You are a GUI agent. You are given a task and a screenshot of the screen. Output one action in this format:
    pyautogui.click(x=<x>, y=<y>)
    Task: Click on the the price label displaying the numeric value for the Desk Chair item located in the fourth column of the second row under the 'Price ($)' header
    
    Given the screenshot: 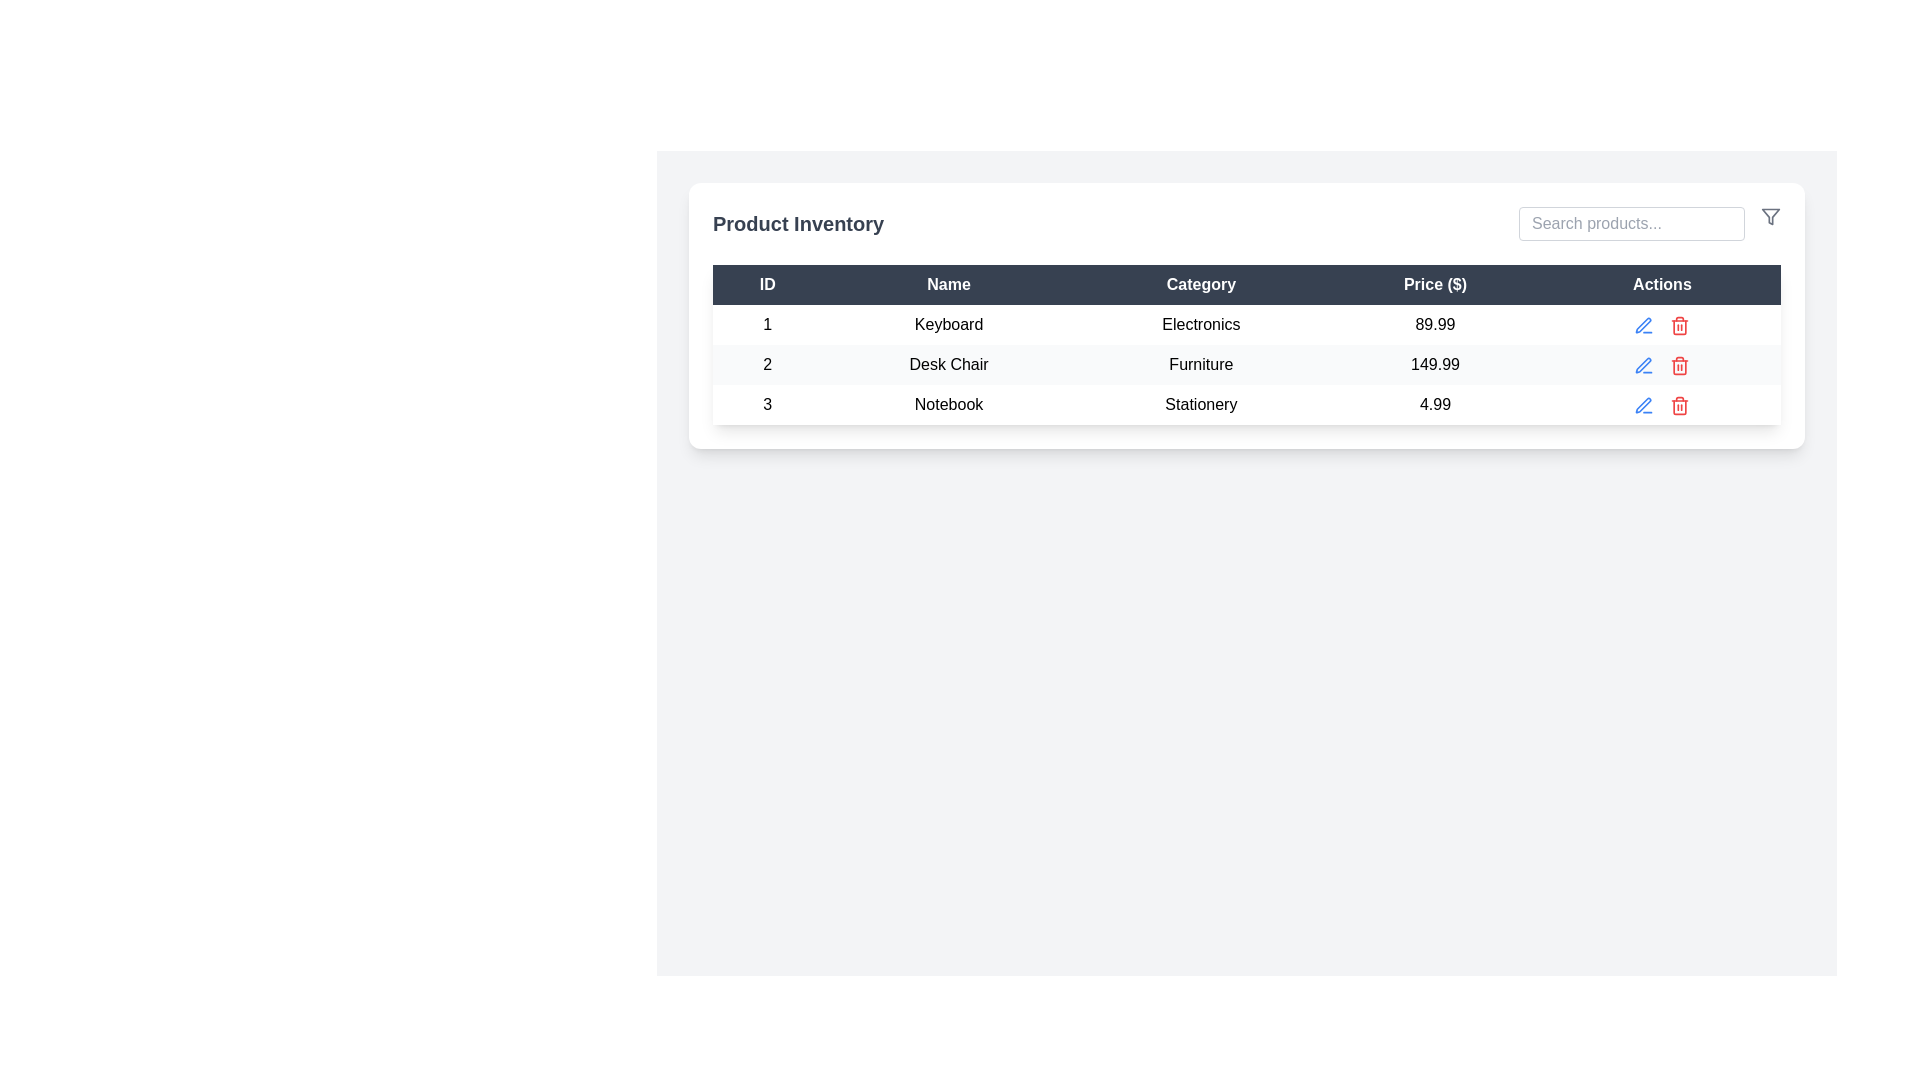 What is the action you would take?
    pyautogui.click(x=1434, y=365)
    